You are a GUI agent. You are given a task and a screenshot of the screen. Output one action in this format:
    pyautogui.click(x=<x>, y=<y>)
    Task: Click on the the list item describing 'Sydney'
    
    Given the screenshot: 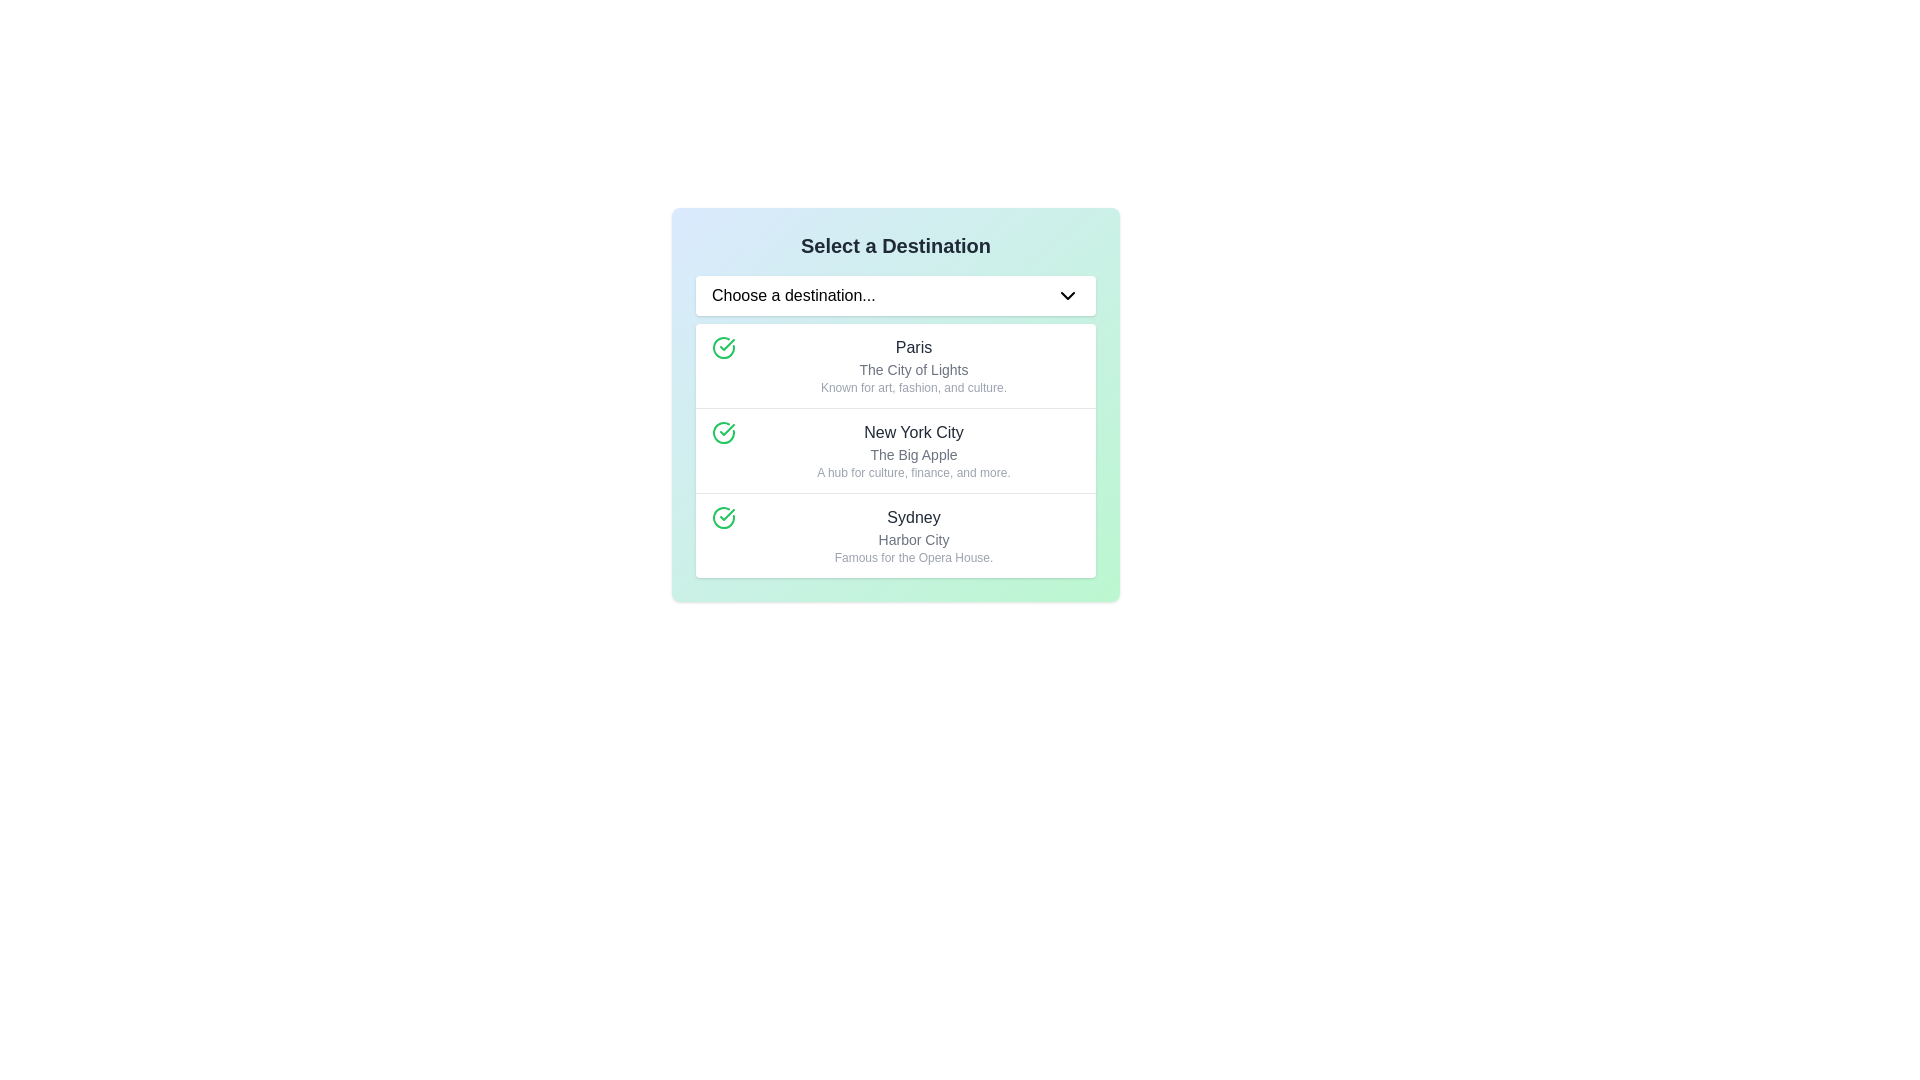 What is the action you would take?
    pyautogui.click(x=895, y=534)
    